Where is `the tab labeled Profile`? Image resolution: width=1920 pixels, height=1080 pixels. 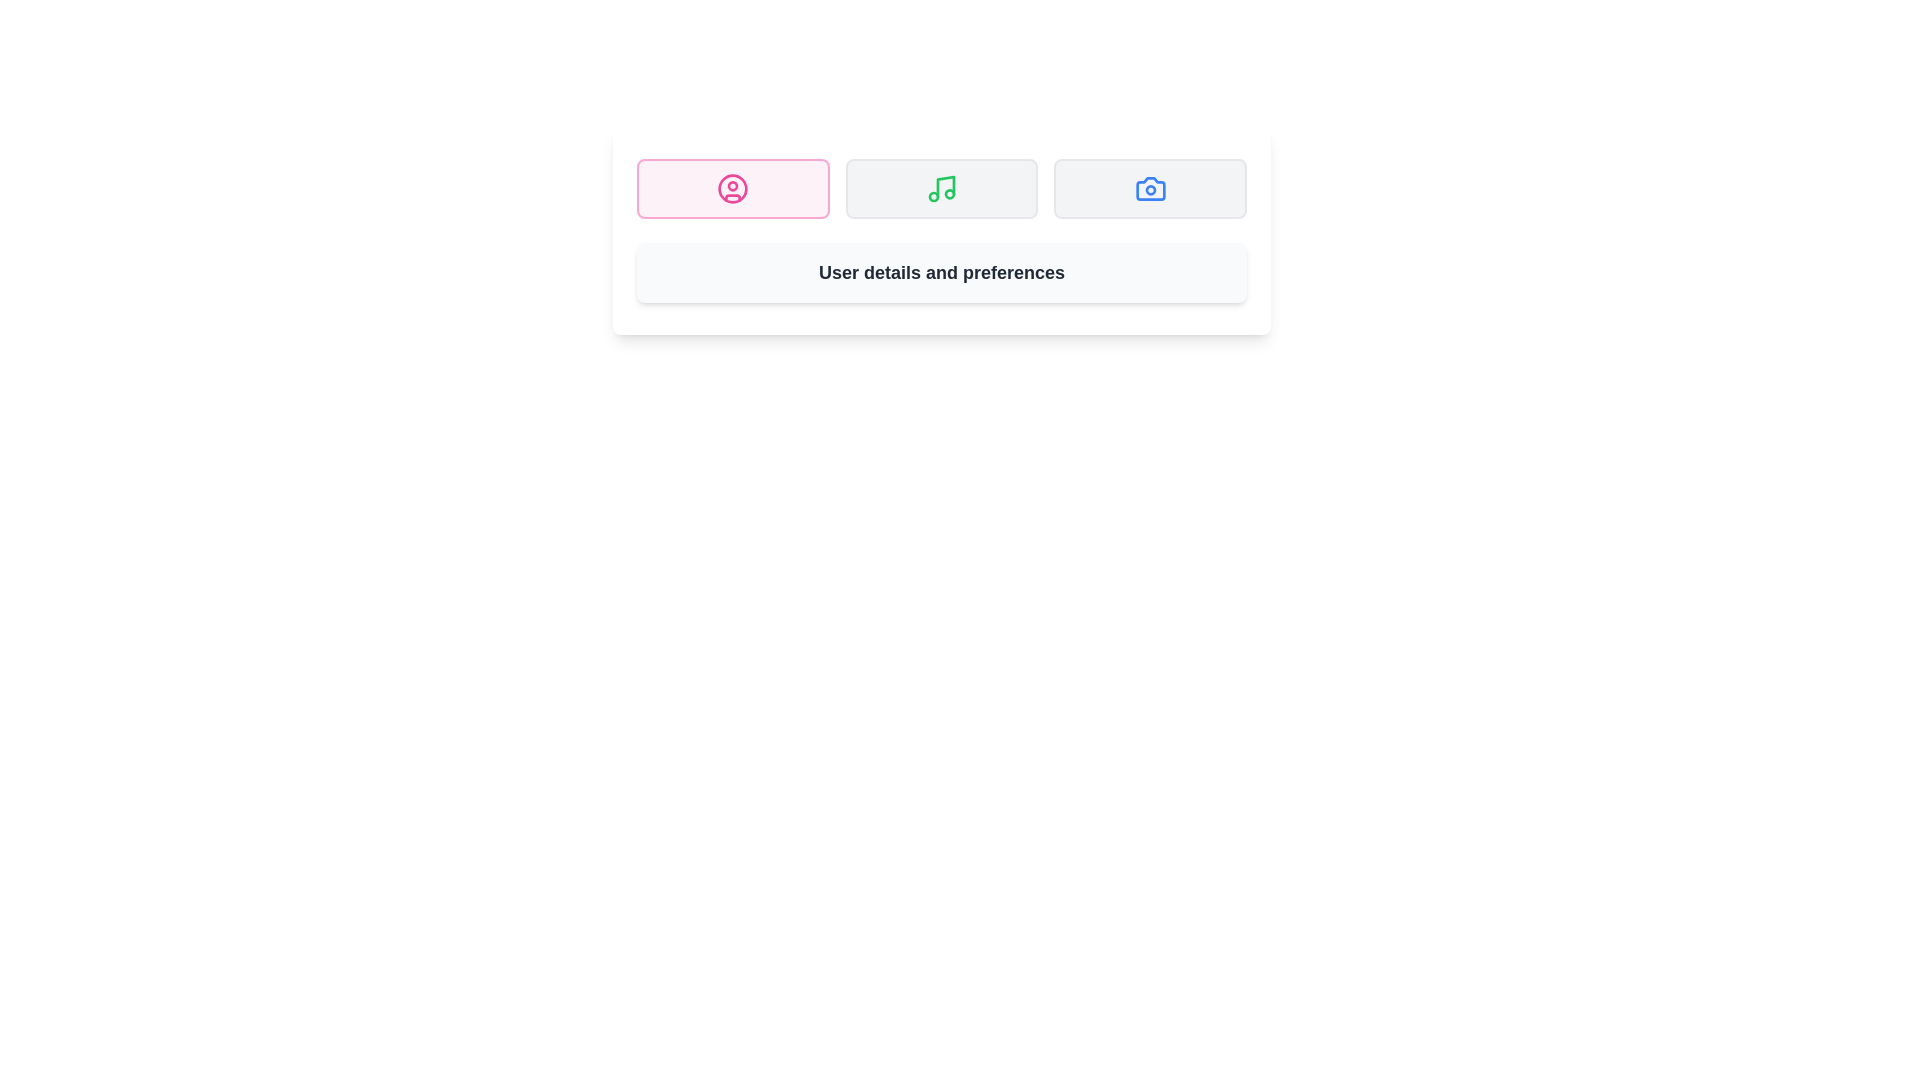 the tab labeled Profile is located at coordinates (732, 189).